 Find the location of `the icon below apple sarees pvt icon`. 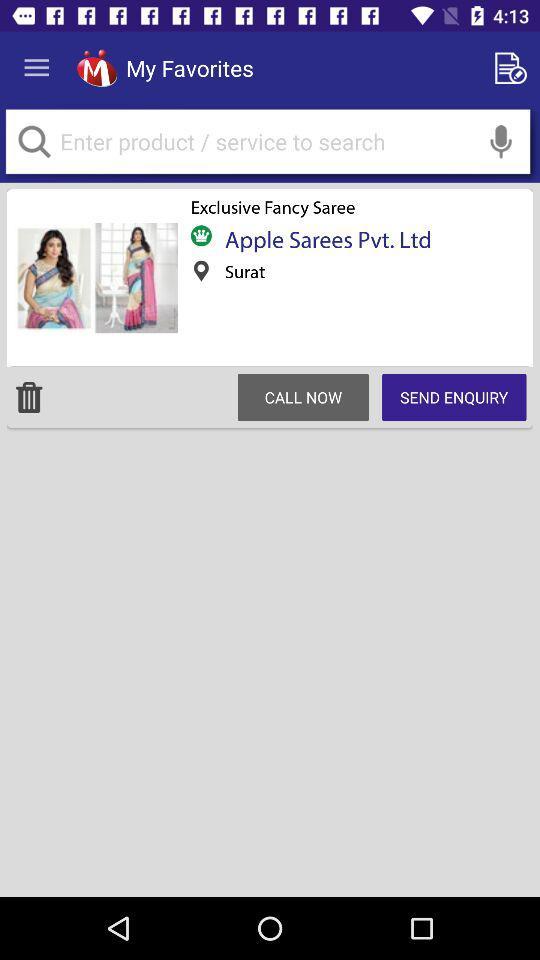

the icon below apple sarees pvt icon is located at coordinates (454, 396).